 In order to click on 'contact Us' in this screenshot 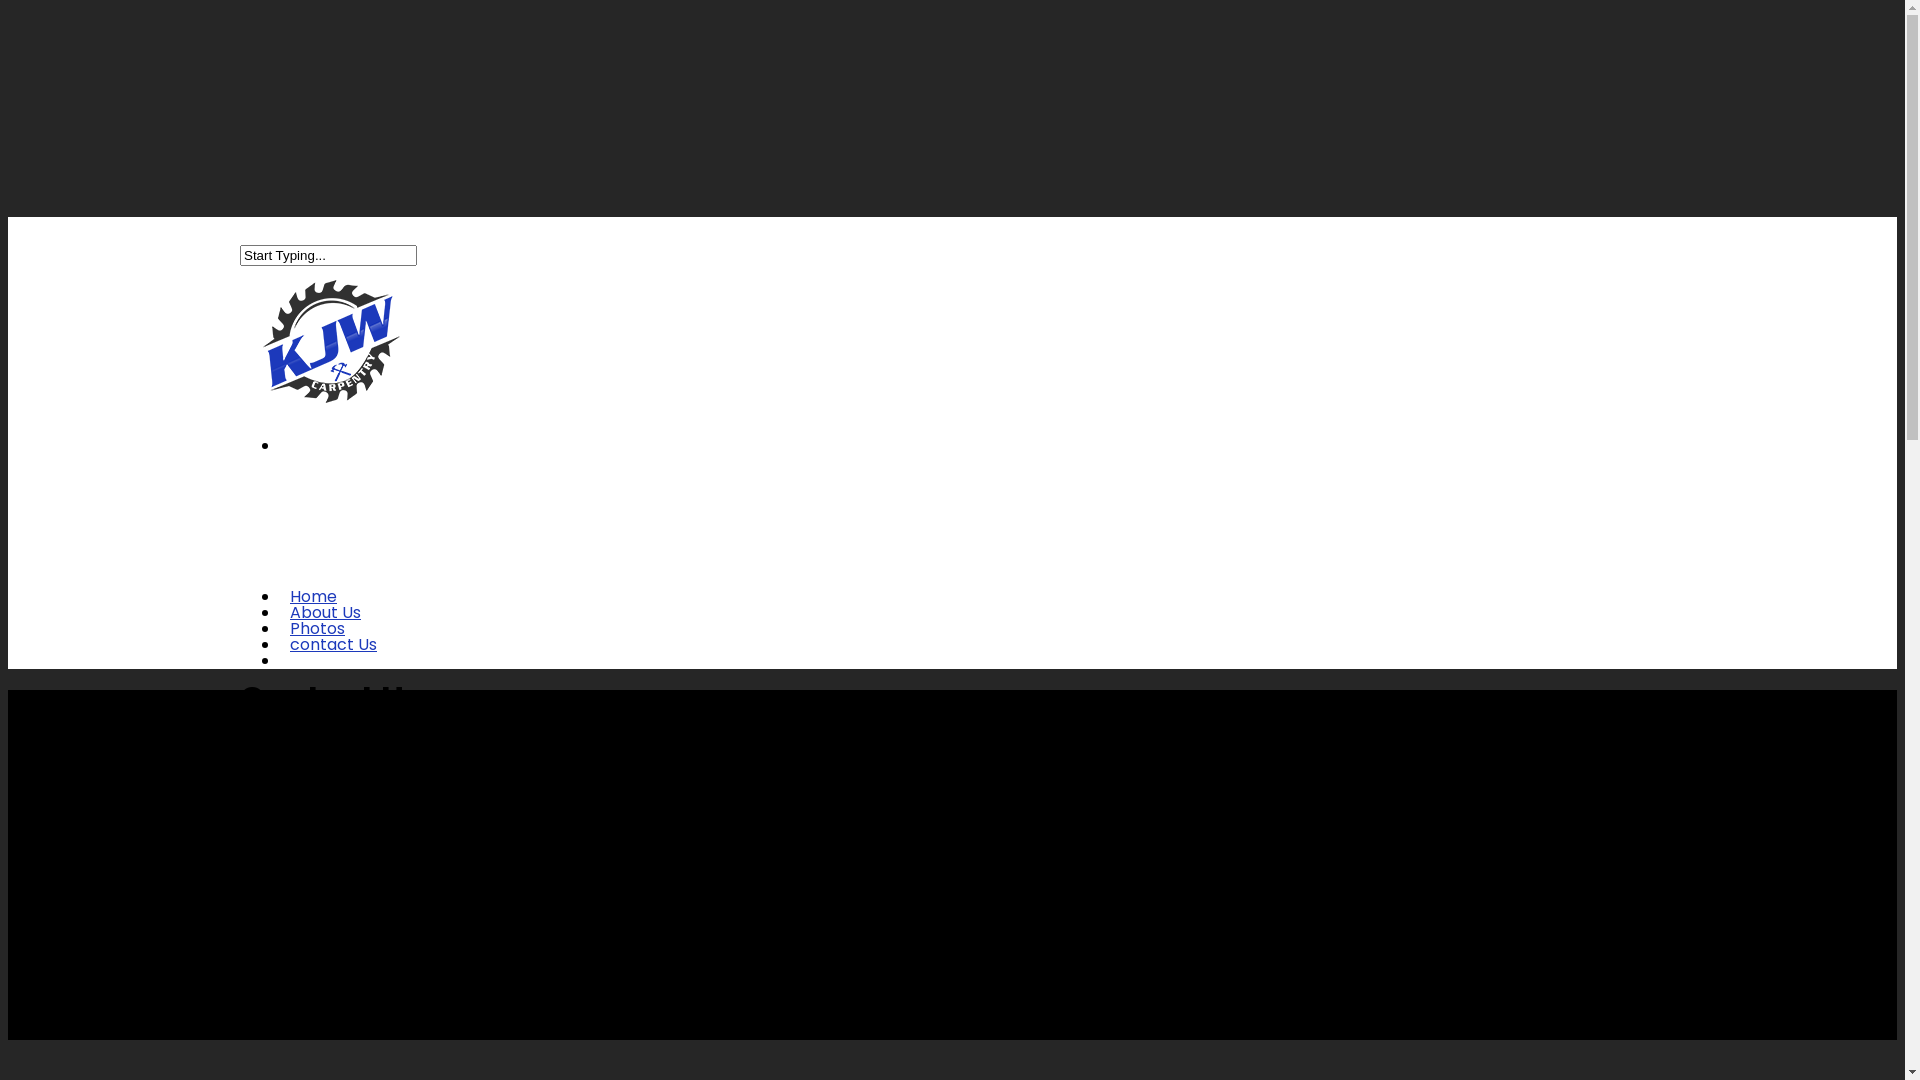, I will do `click(333, 658)`.